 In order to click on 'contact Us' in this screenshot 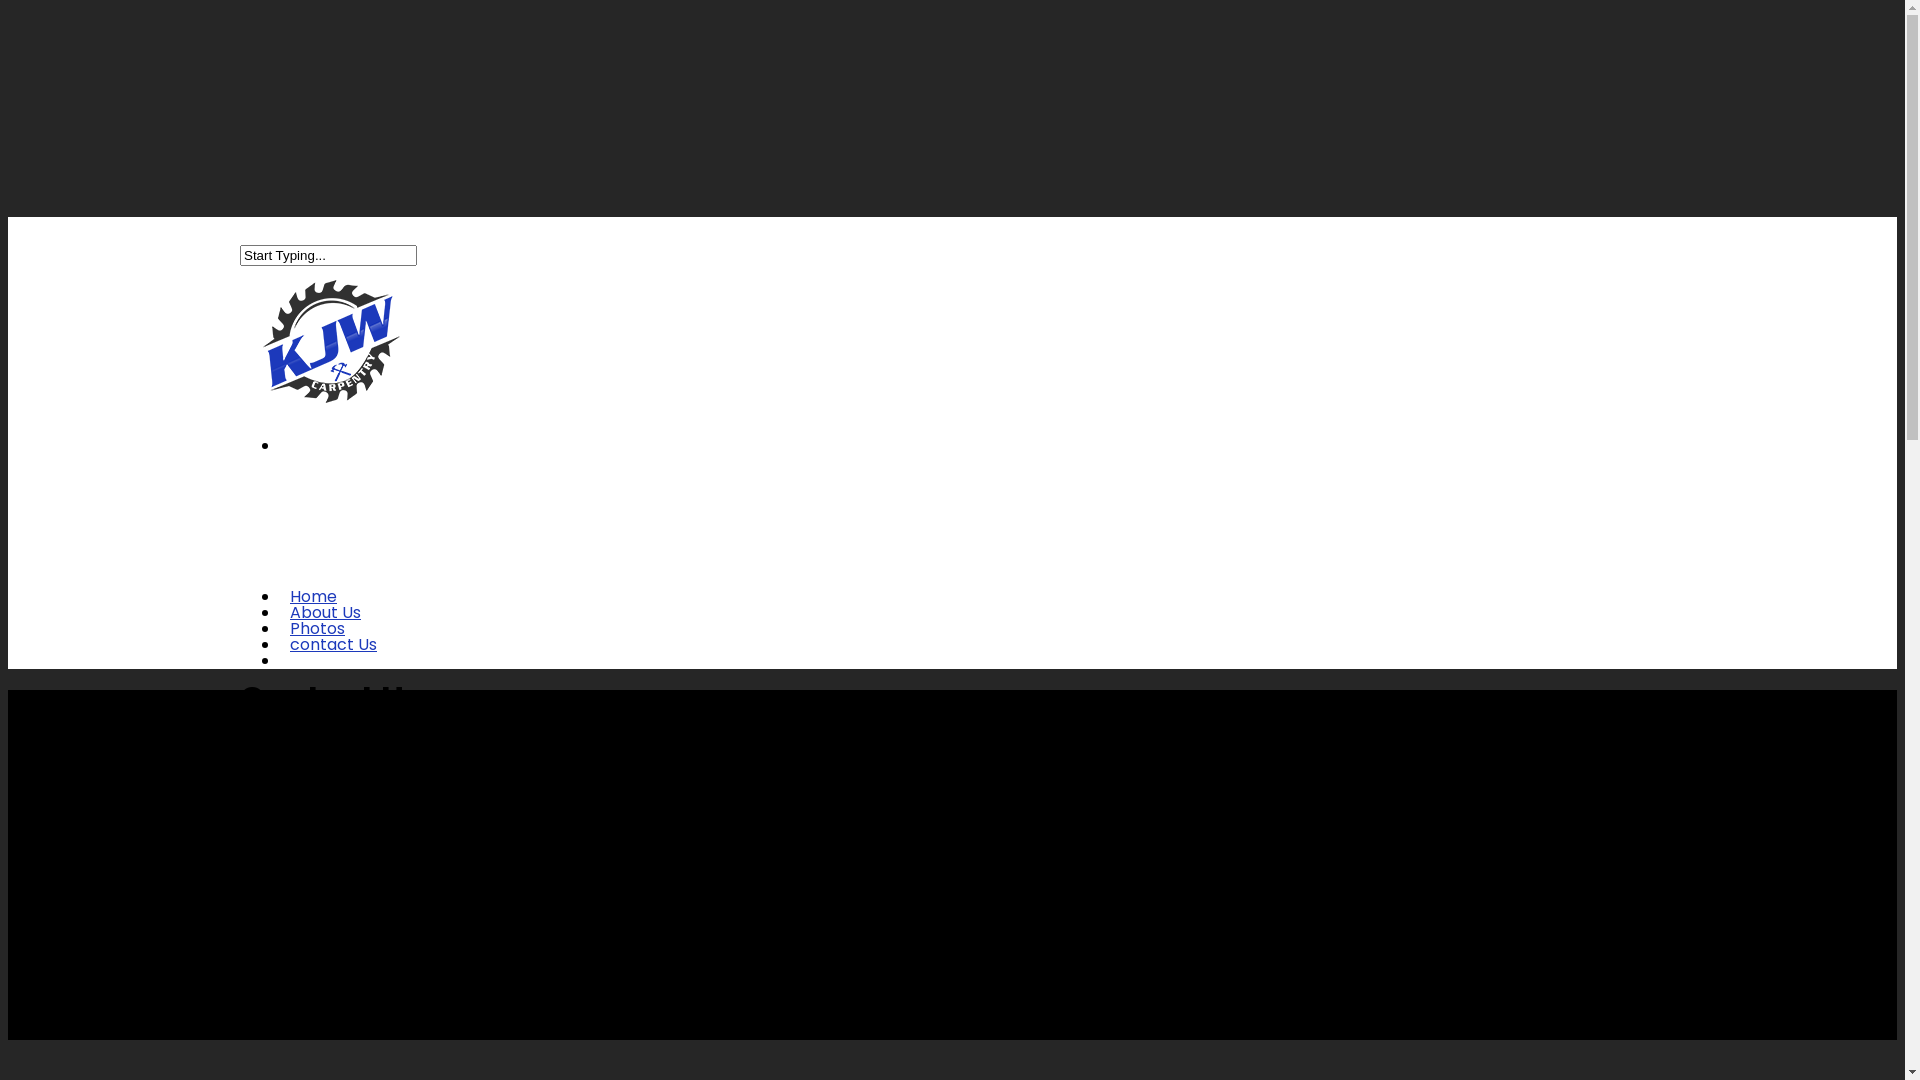, I will do `click(333, 658)`.